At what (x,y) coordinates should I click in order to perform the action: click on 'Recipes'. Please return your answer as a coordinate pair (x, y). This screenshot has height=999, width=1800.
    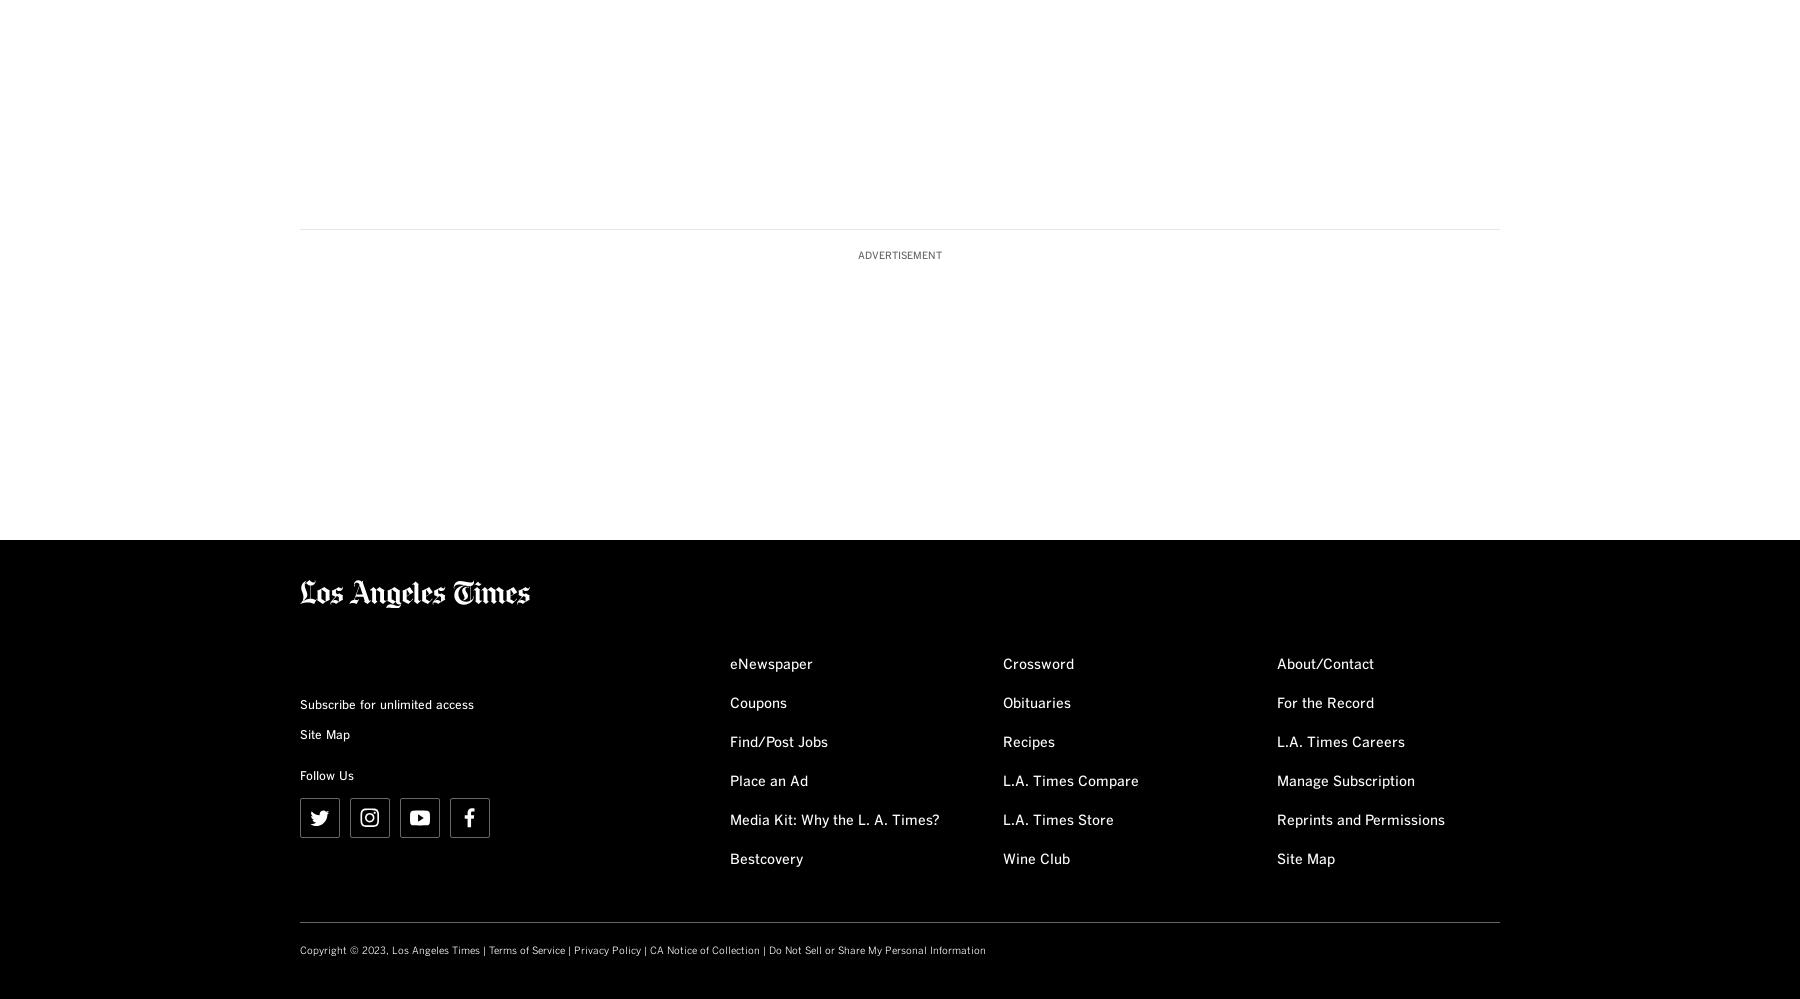
    Looking at the image, I should click on (1029, 741).